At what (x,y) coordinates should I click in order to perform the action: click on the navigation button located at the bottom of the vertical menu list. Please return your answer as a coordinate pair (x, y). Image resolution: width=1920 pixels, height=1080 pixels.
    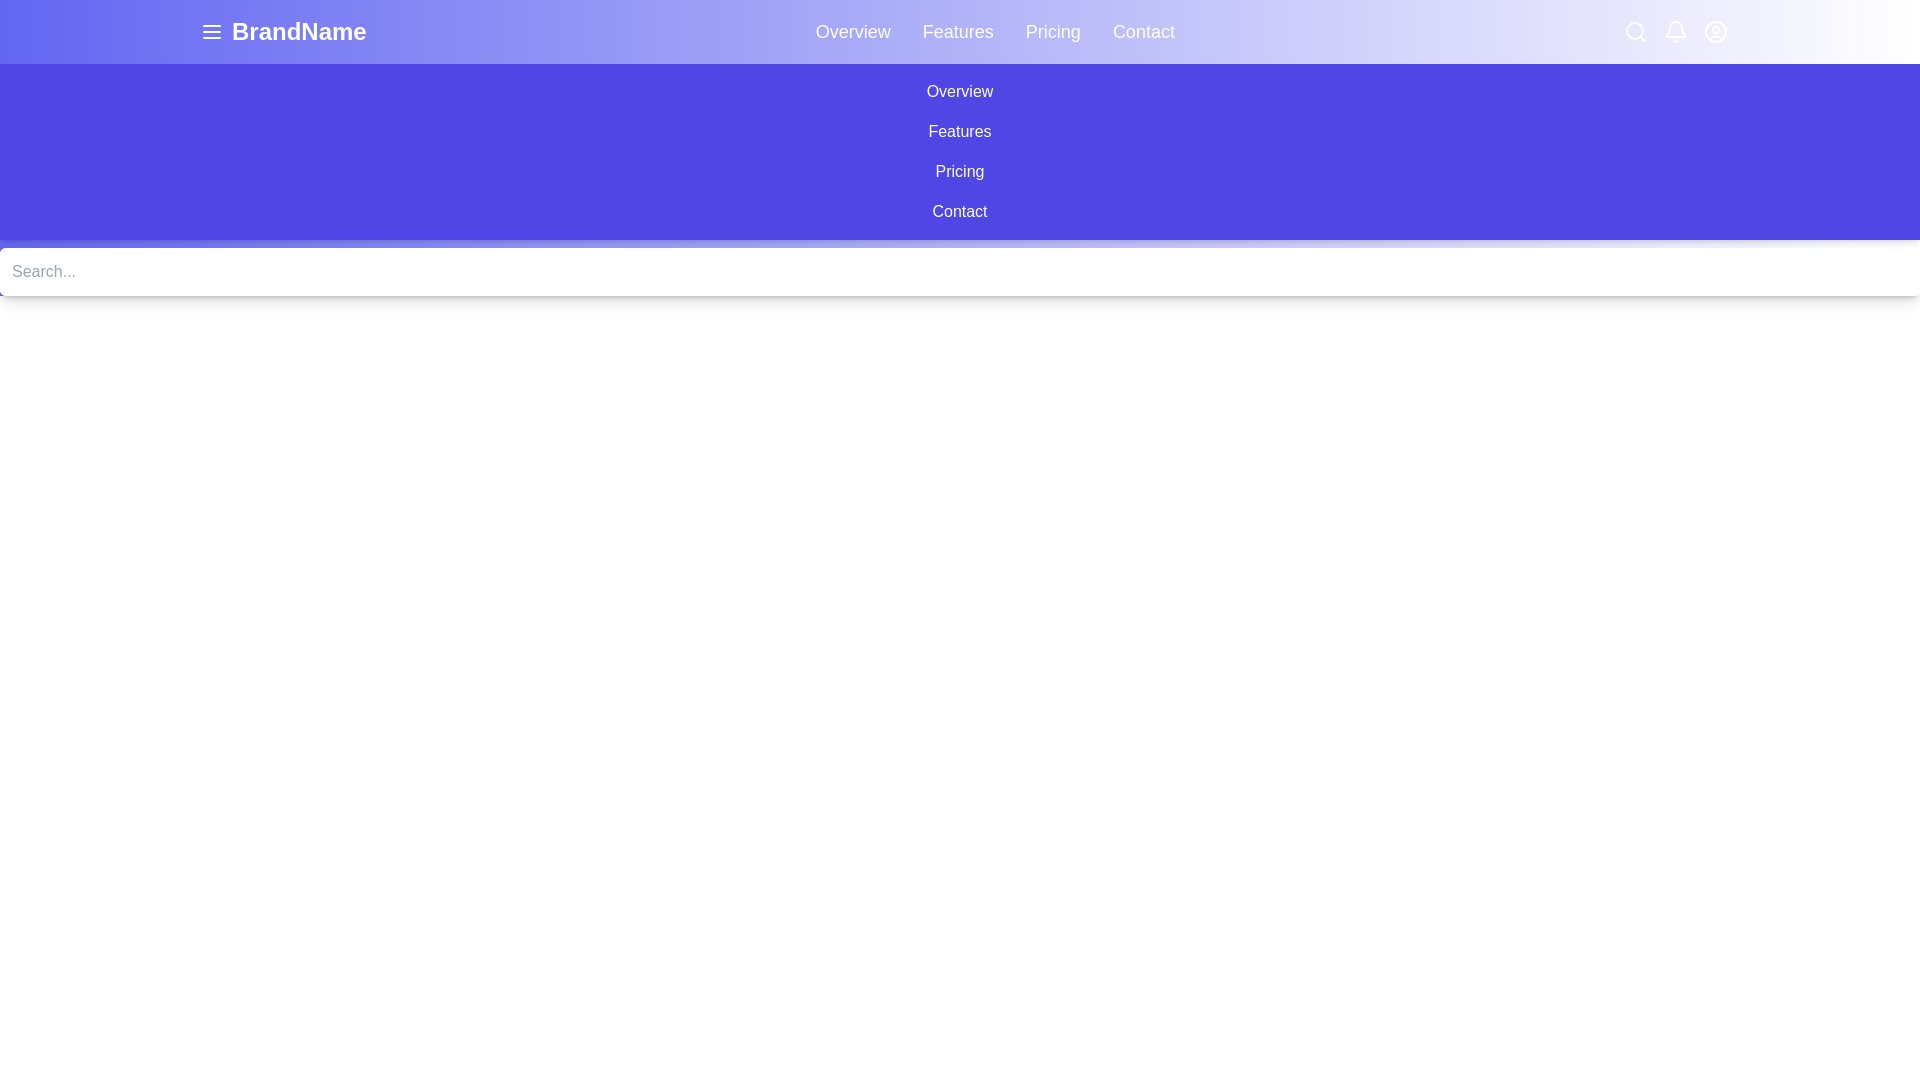
    Looking at the image, I should click on (960, 212).